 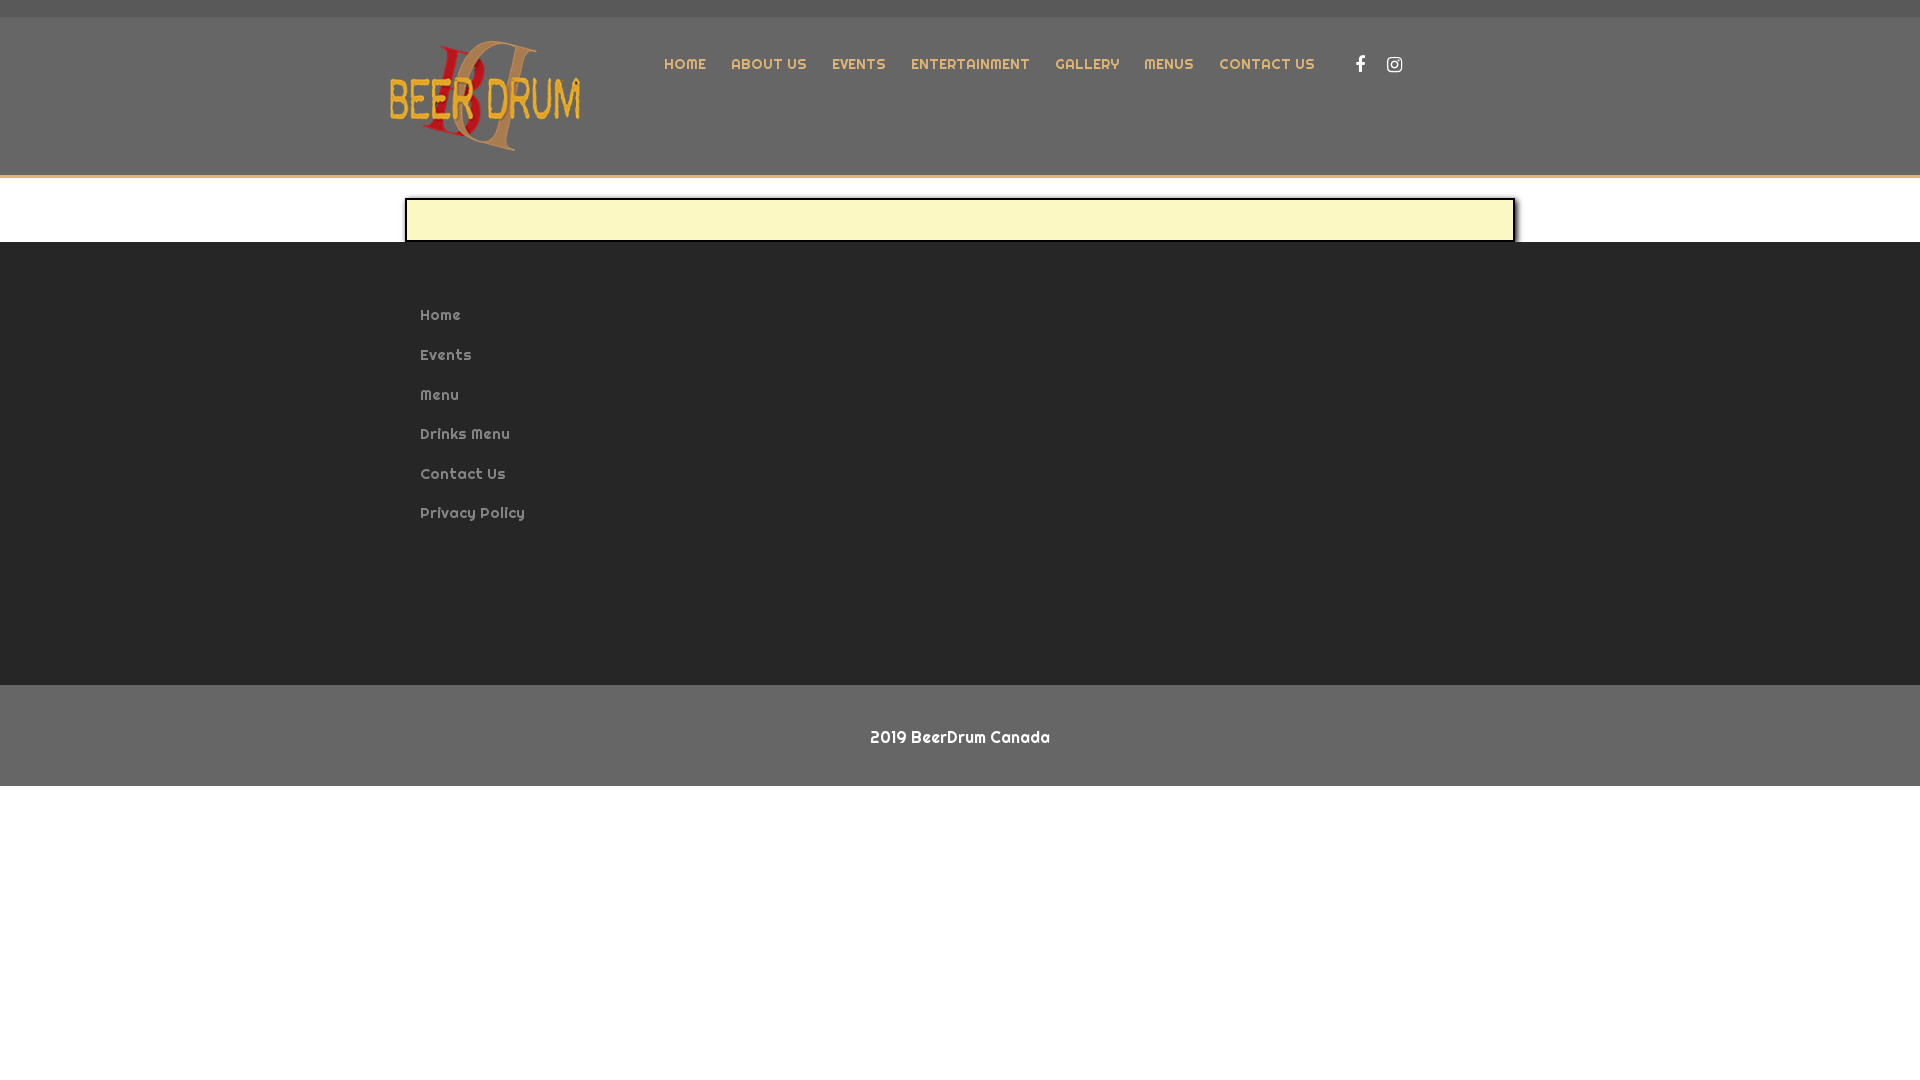 I want to click on 'Privacy Policy', so click(x=471, y=511).